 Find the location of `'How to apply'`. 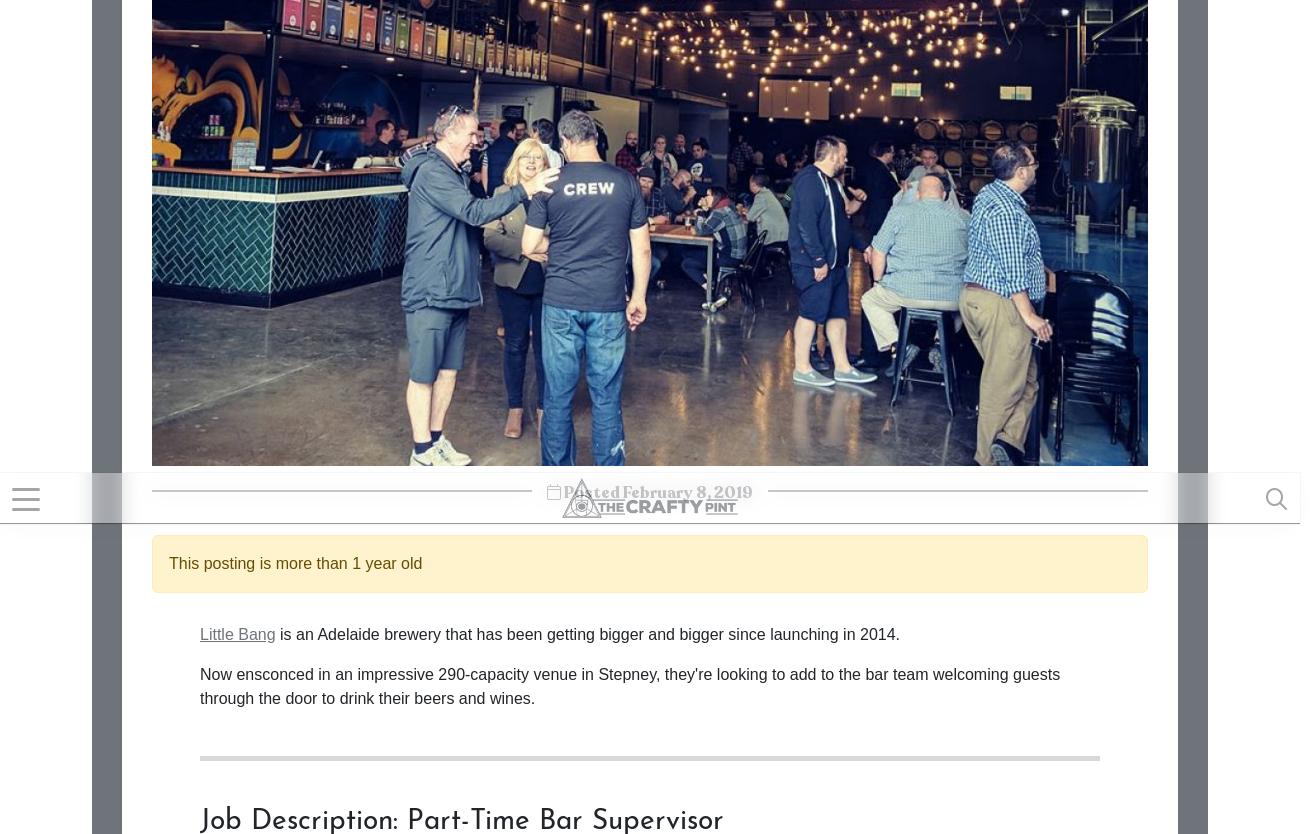

'How to apply' is located at coordinates (248, 214).